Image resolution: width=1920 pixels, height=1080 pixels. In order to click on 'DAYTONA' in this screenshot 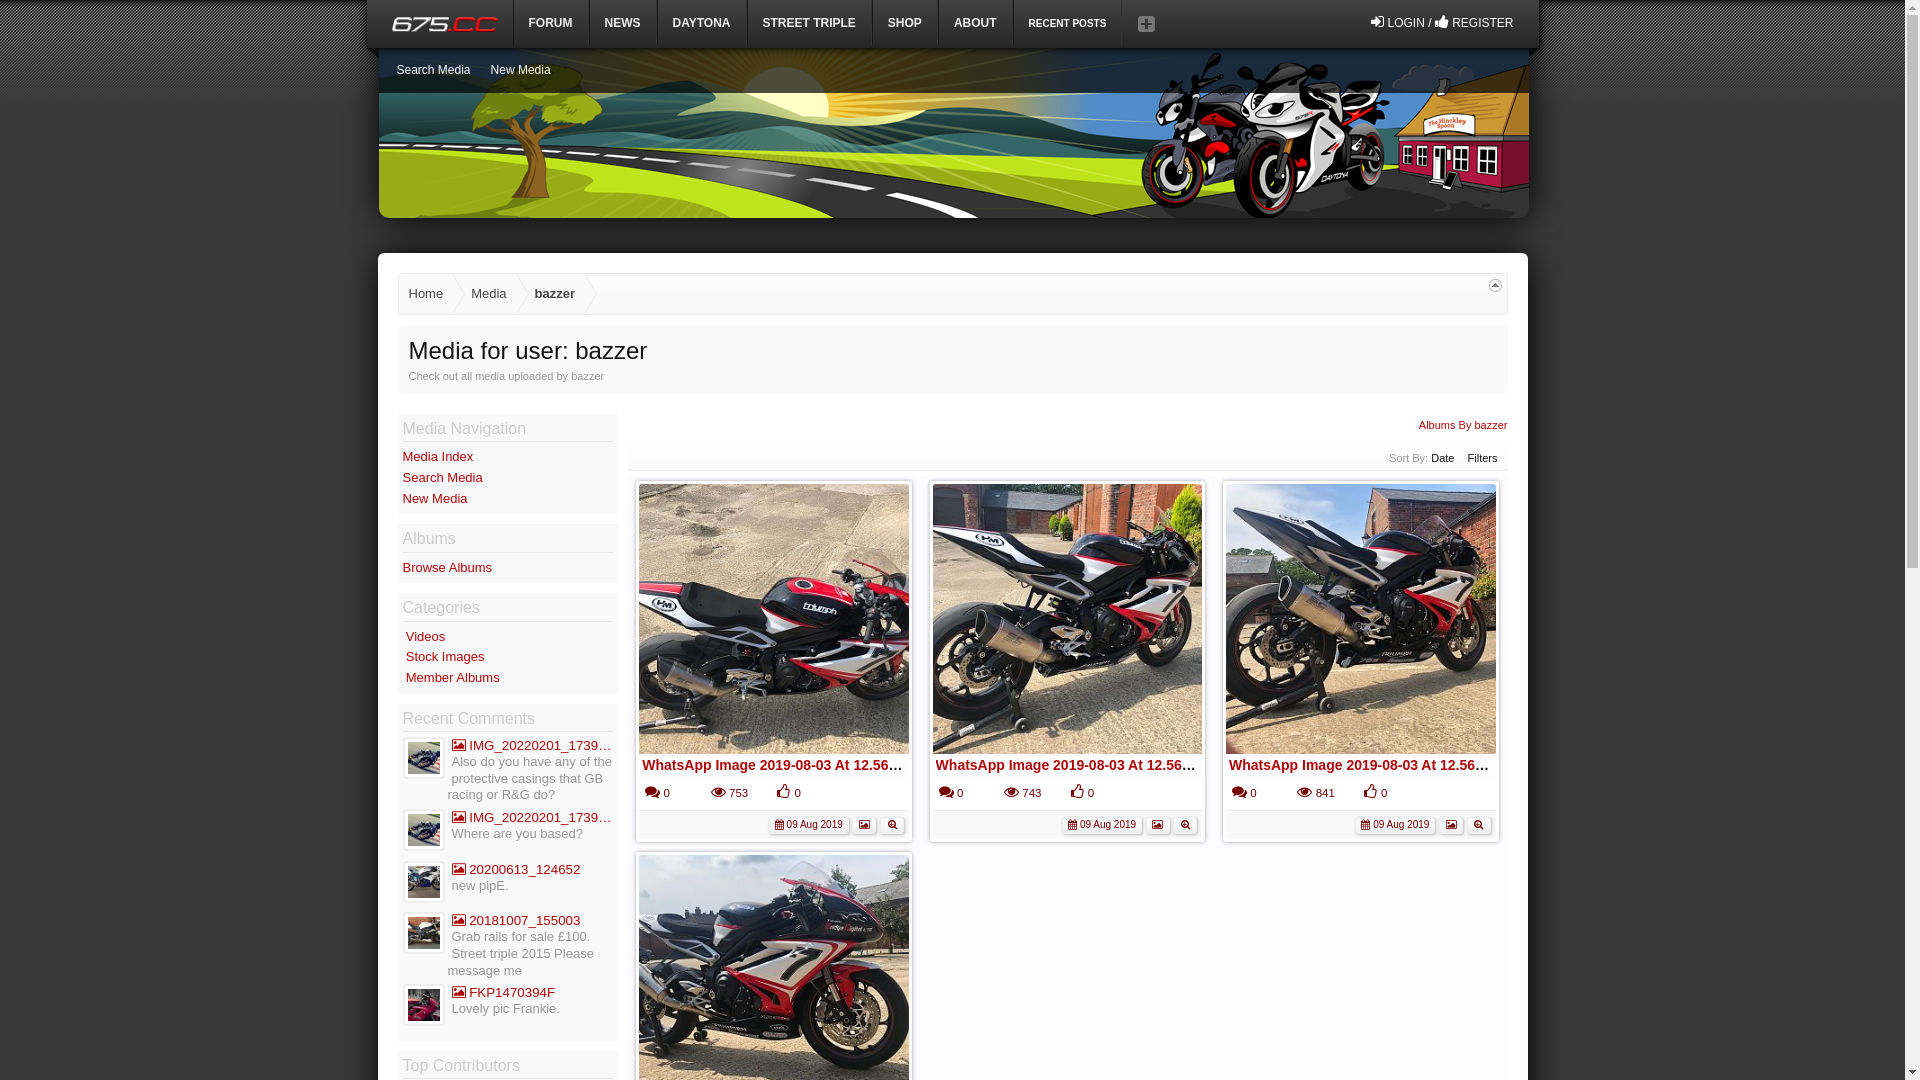, I will do `click(657, 22)`.